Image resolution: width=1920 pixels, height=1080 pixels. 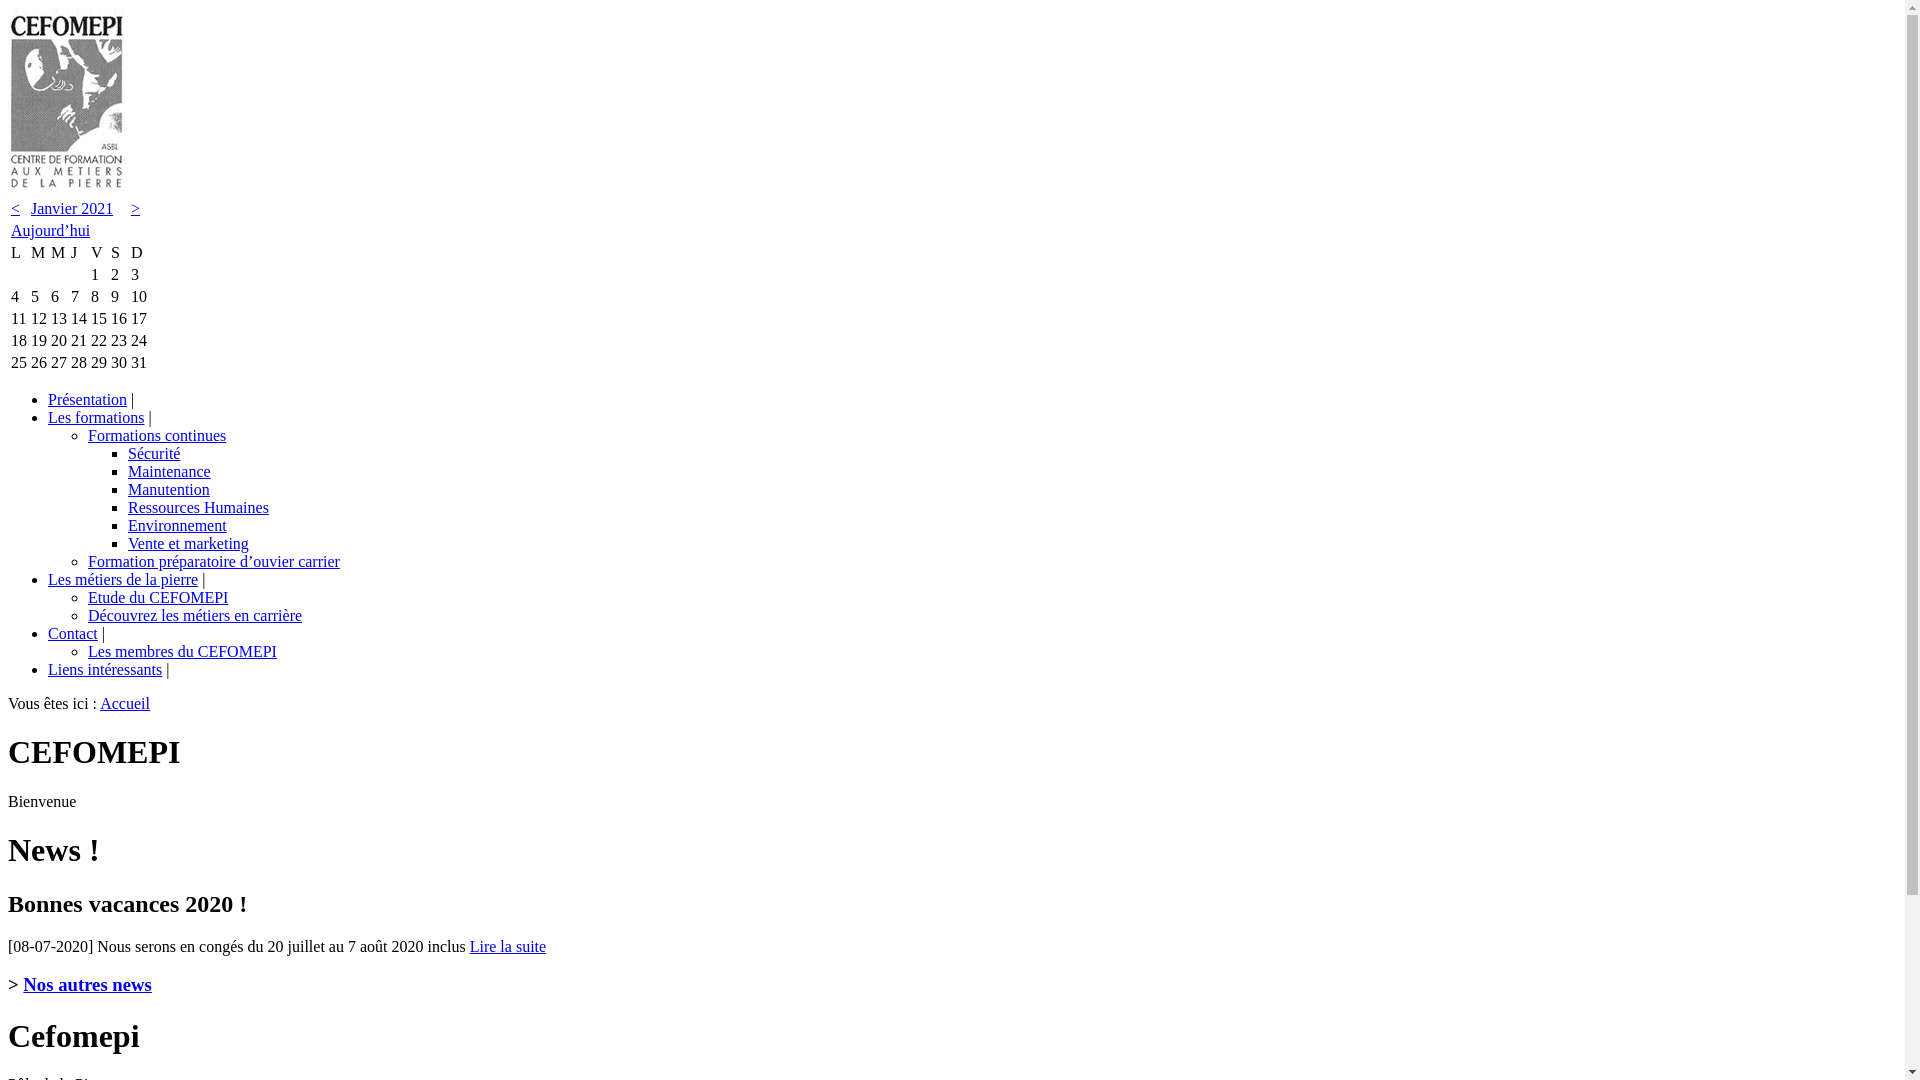 What do you see at coordinates (177, 524) in the screenshot?
I see `'Environnement'` at bounding box center [177, 524].